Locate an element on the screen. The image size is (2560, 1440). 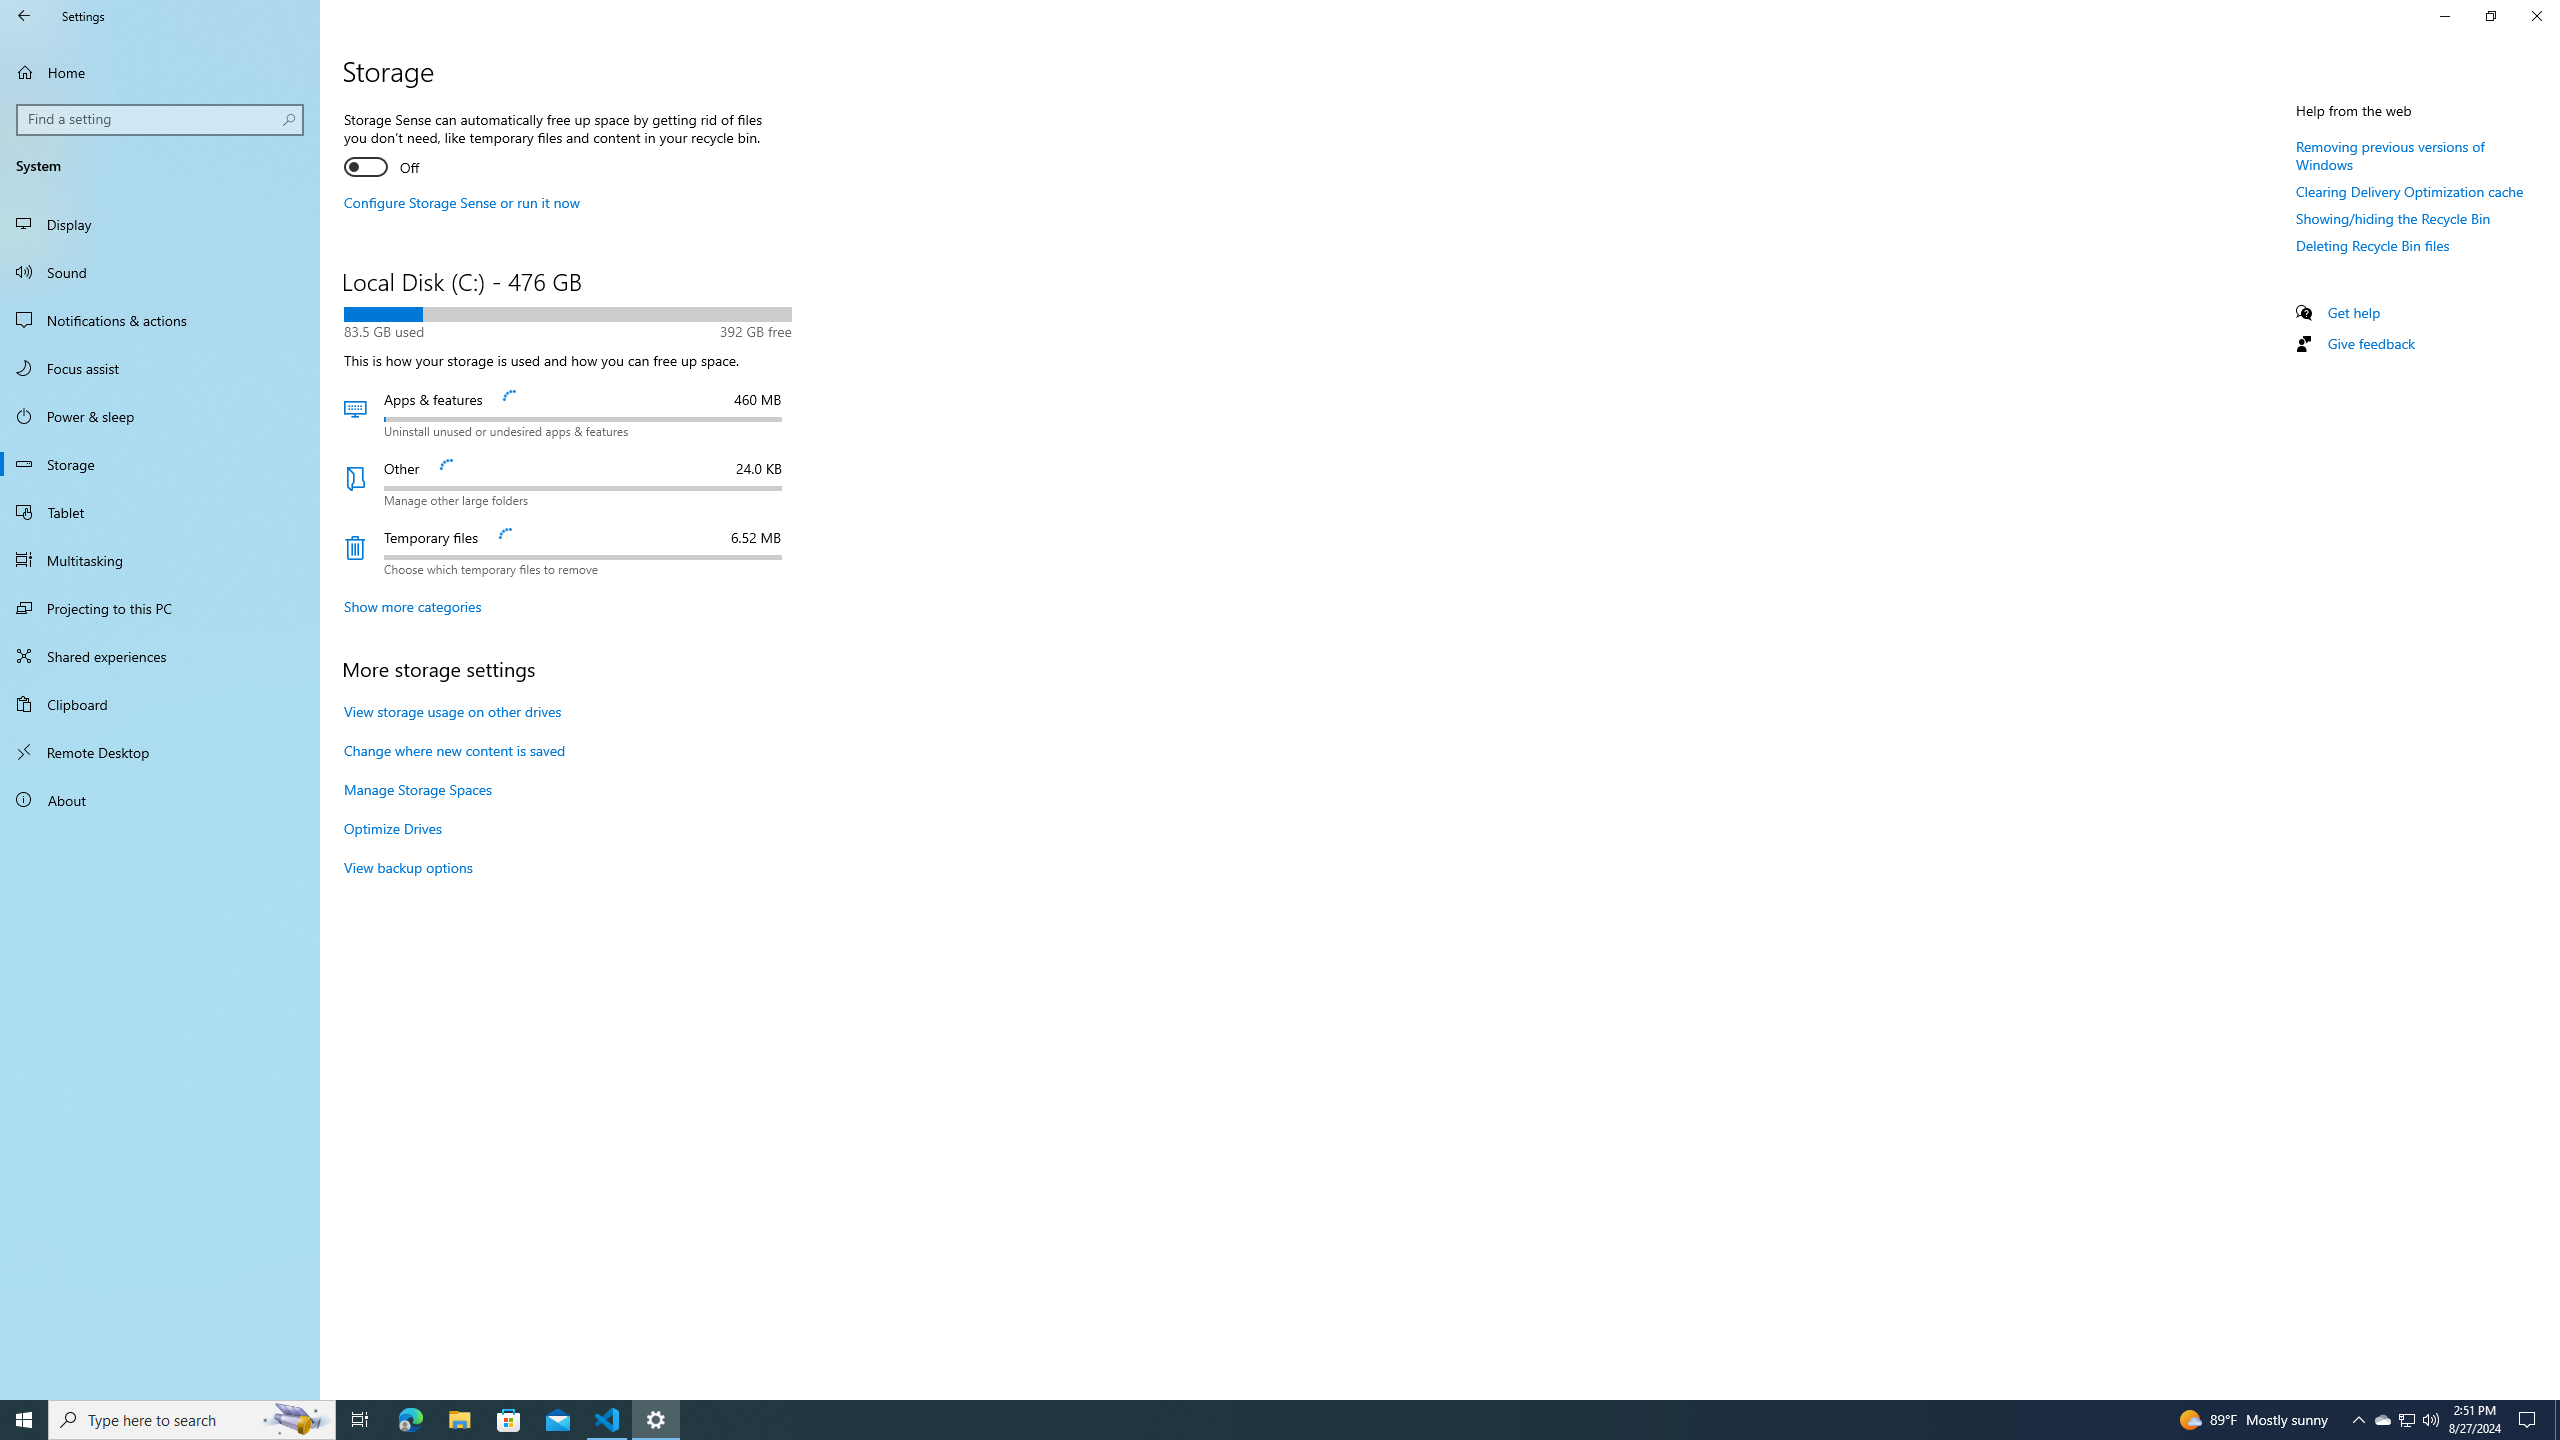
'Apps & features' is located at coordinates (566, 413).